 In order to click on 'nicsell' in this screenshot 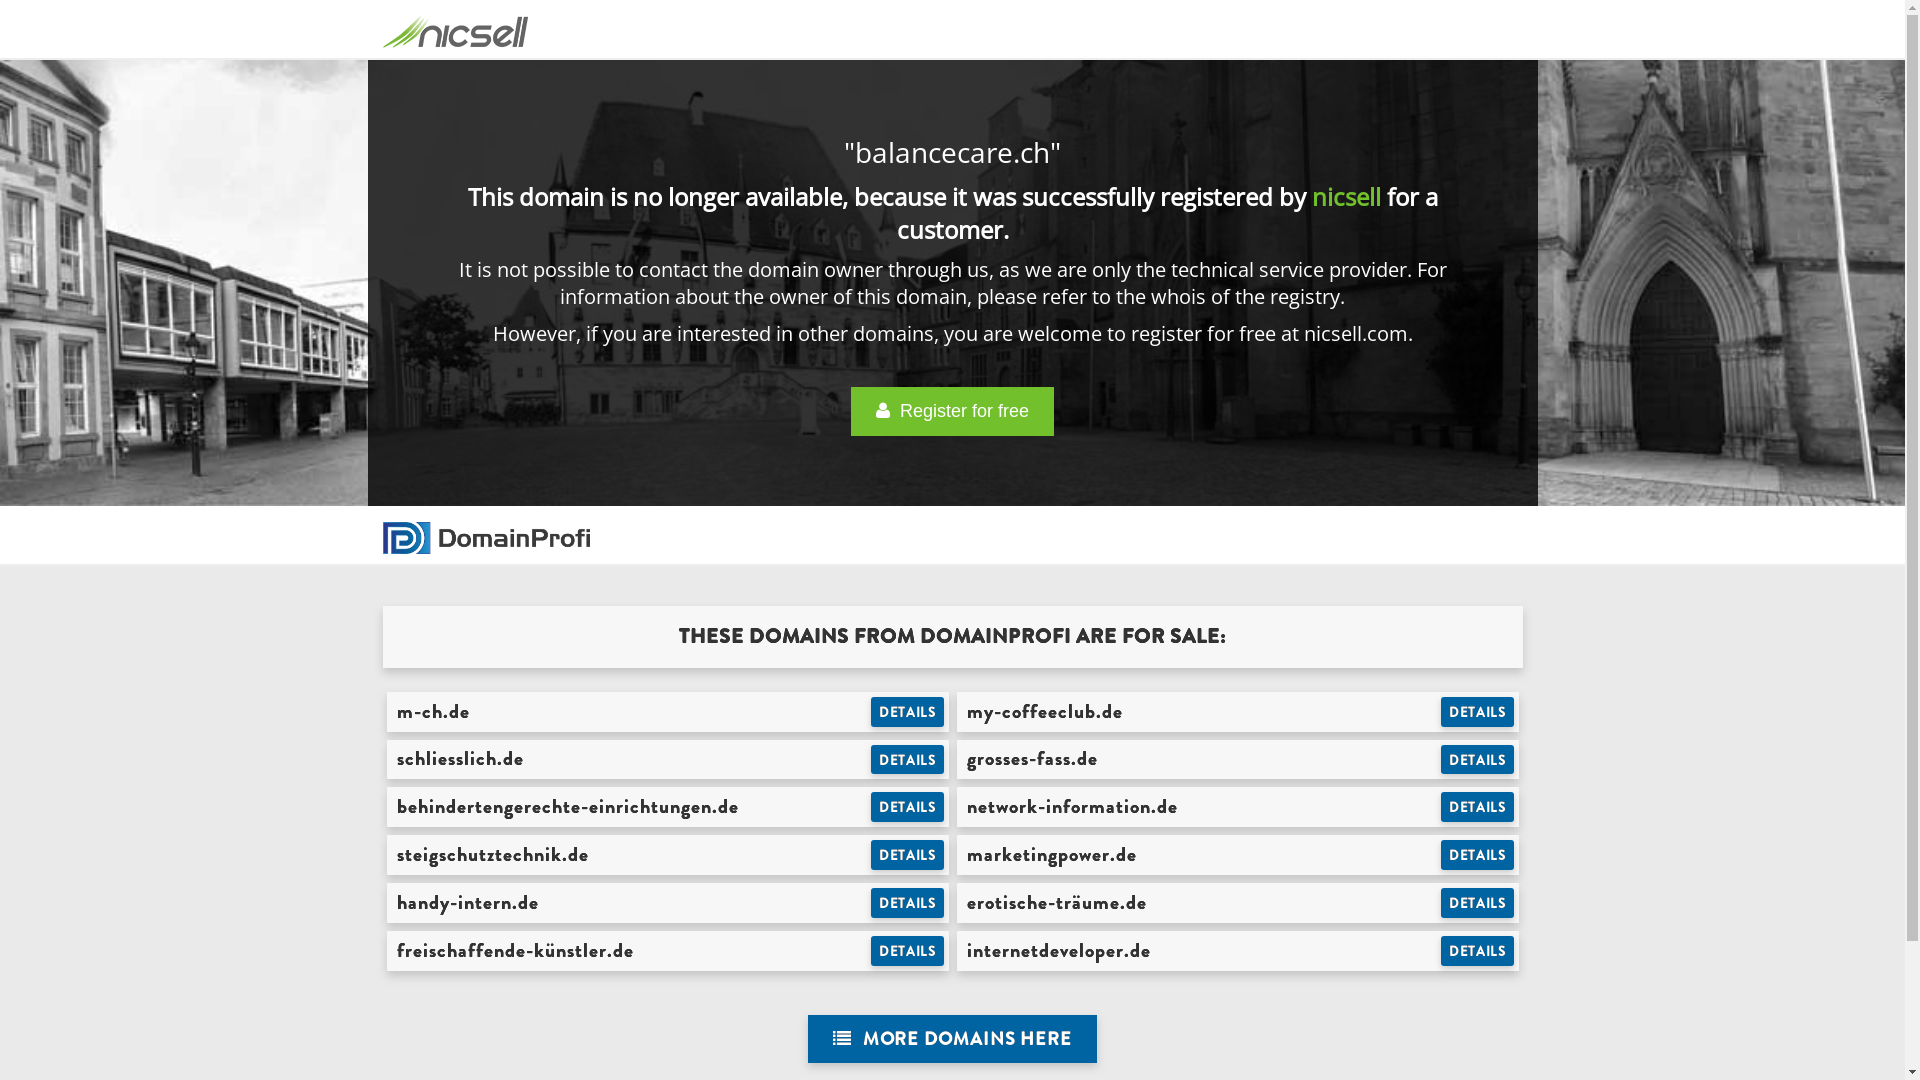, I will do `click(1346, 196)`.